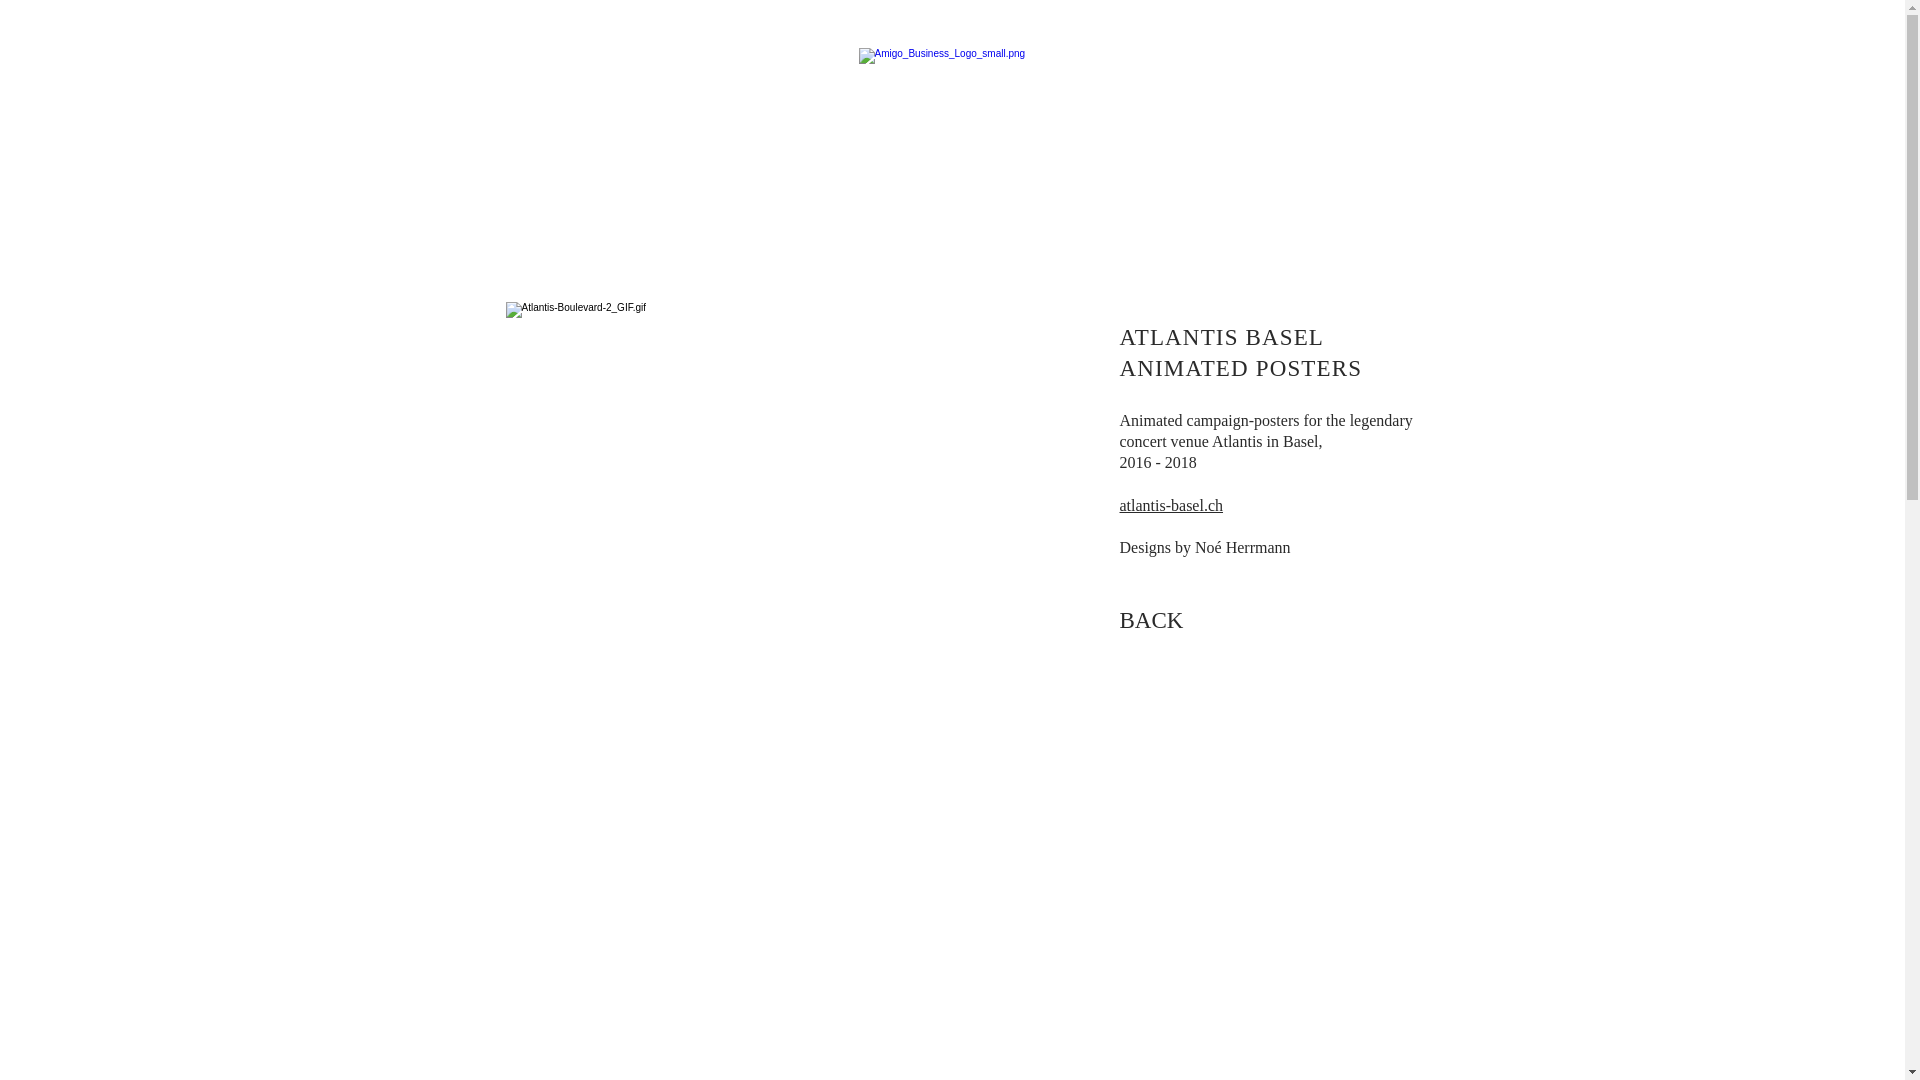 This screenshot has width=1920, height=1080. Describe the element at coordinates (1171, 505) in the screenshot. I see `'atlantis-basel.ch'` at that location.